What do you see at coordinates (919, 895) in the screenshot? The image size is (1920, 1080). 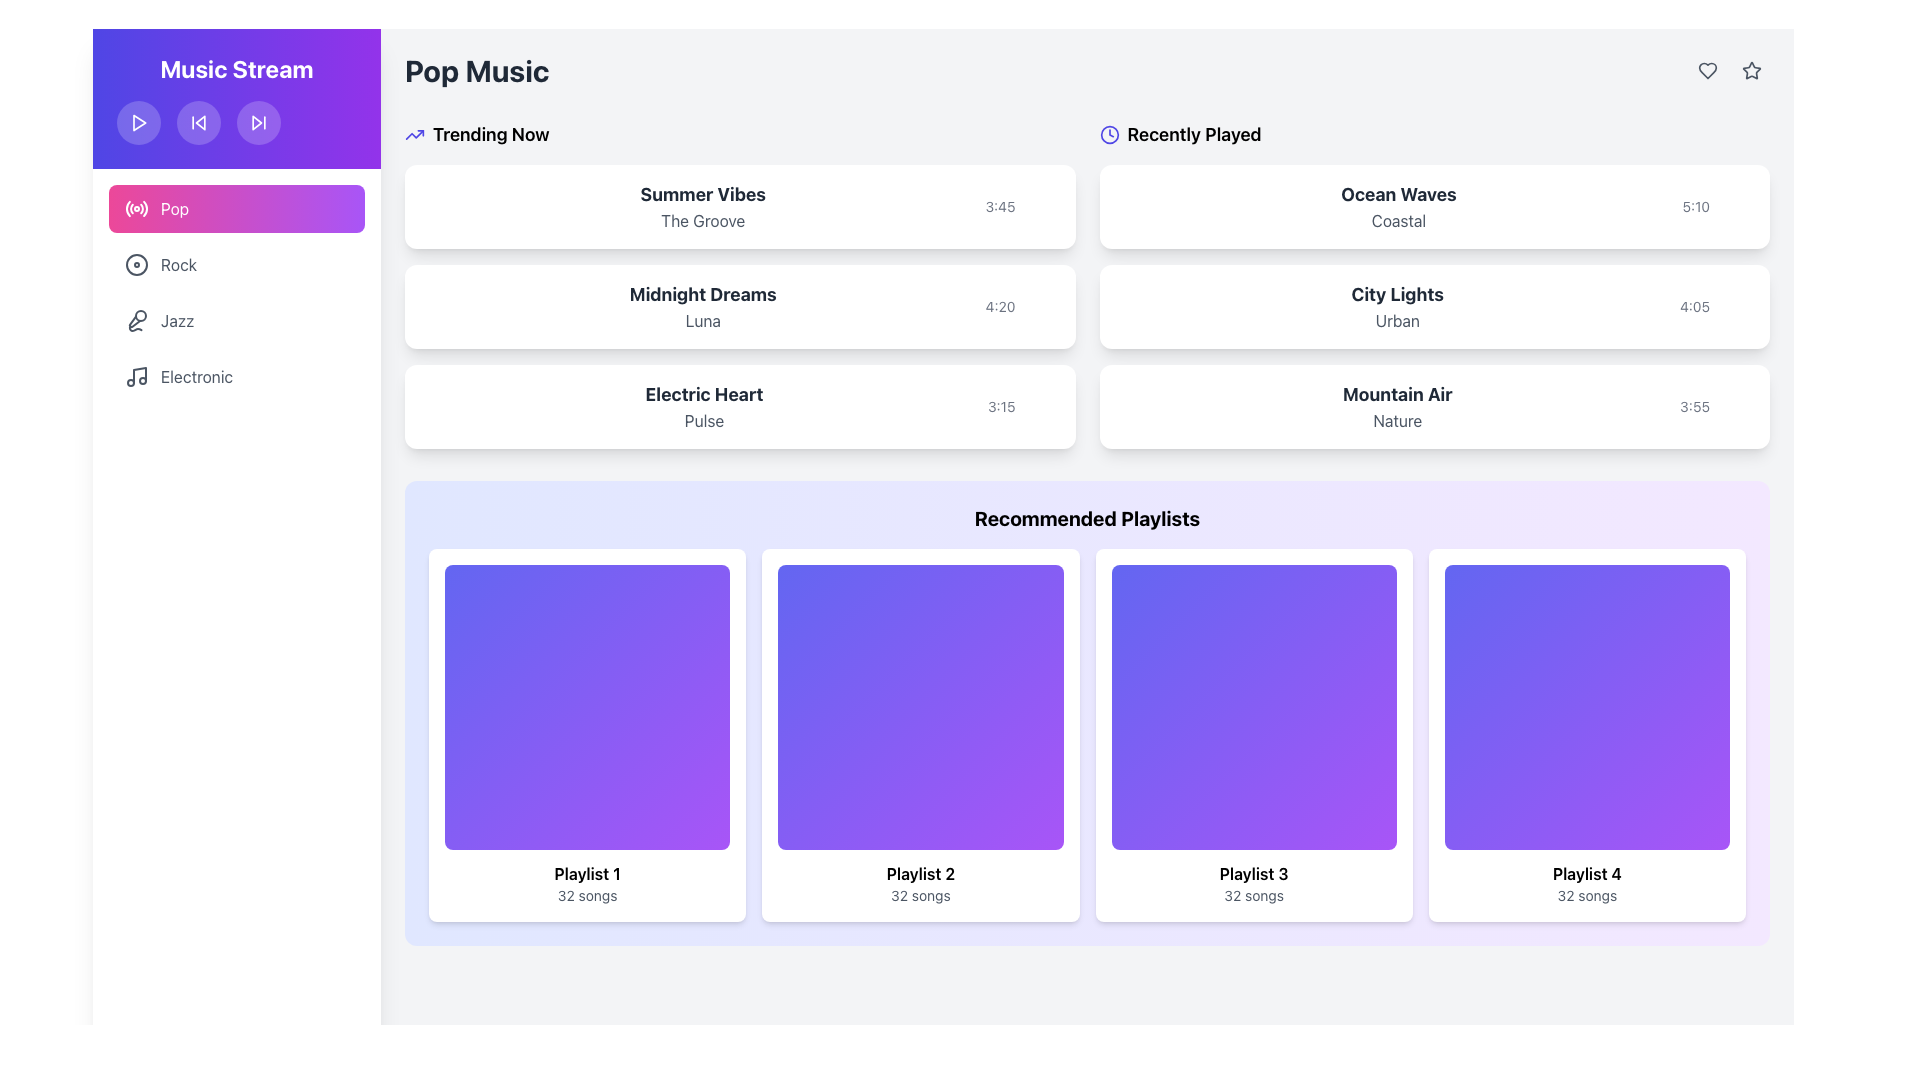 I see `the static text displaying '32 songs', which is located directly beneath the heading 'Playlist 2' in the second card of the 'Recommended Playlists' section` at bounding box center [919, 895].